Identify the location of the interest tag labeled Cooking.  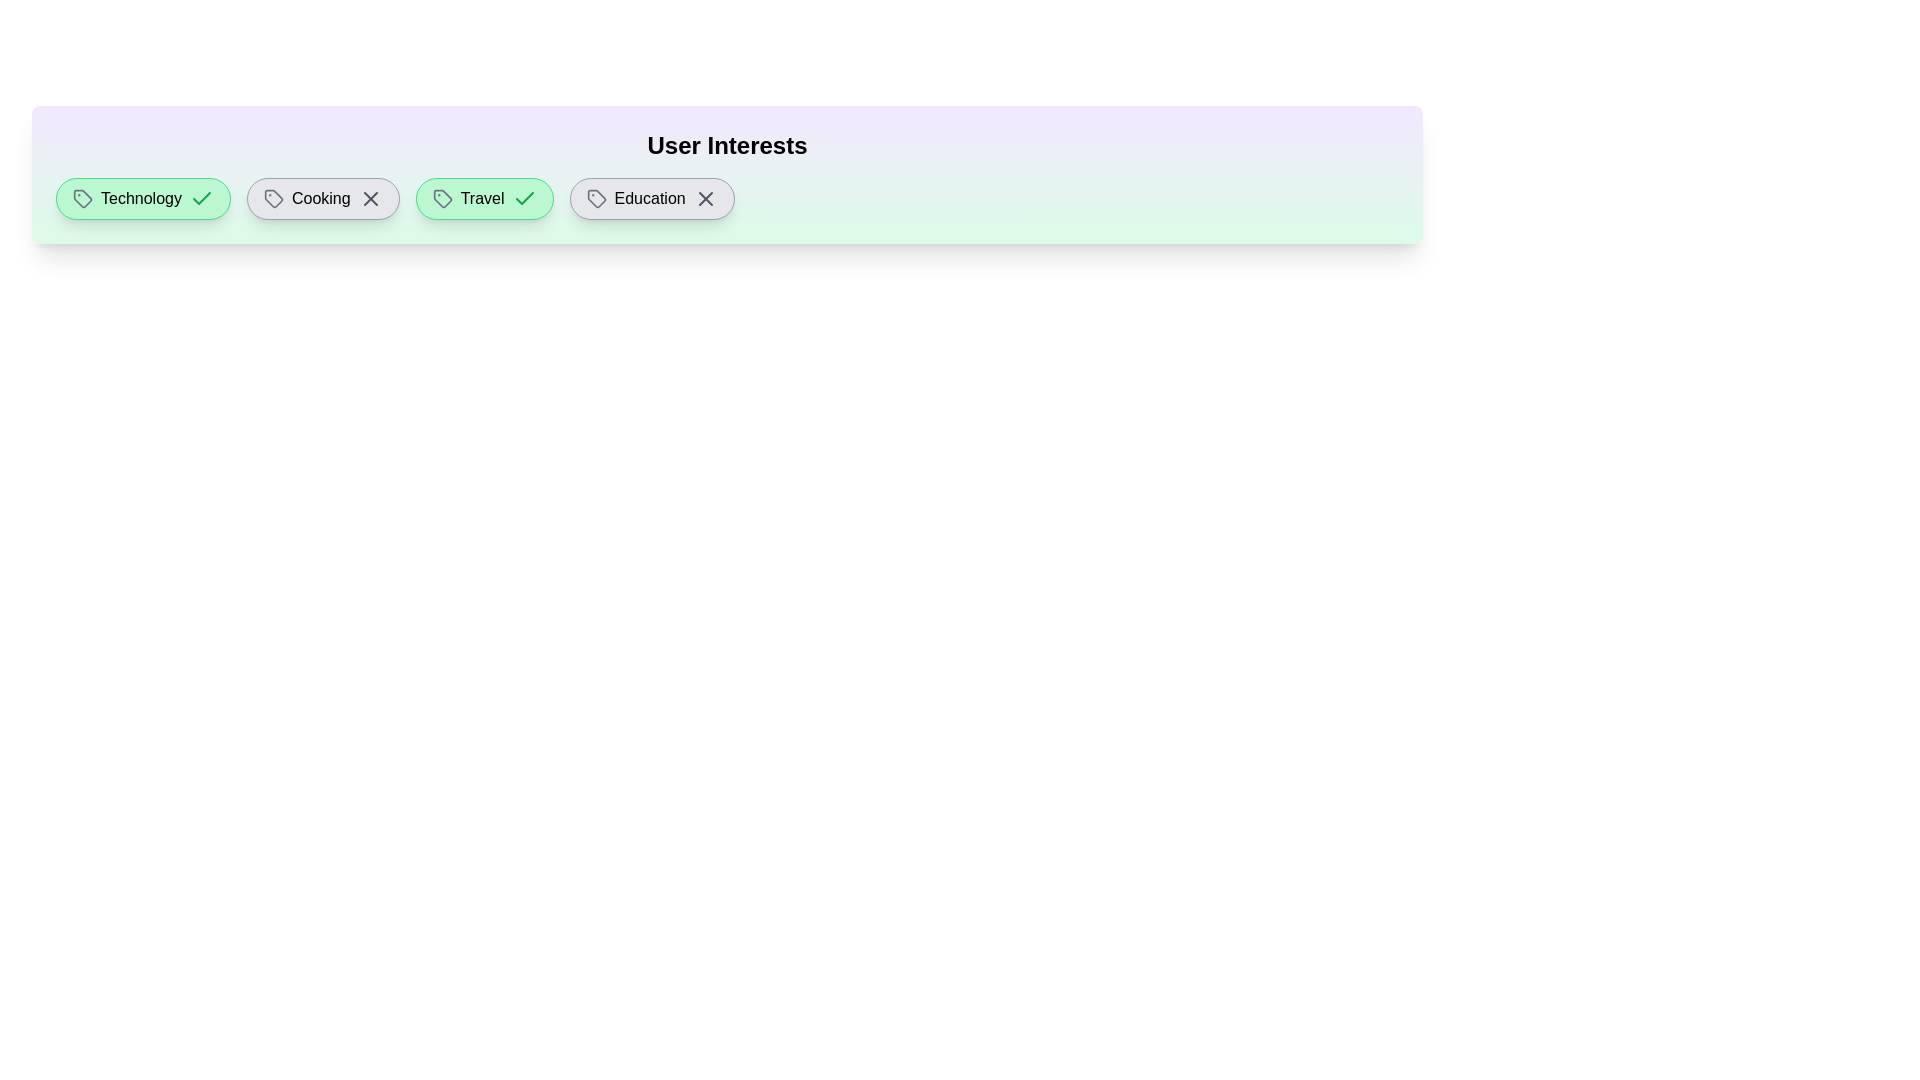
(322, 199).